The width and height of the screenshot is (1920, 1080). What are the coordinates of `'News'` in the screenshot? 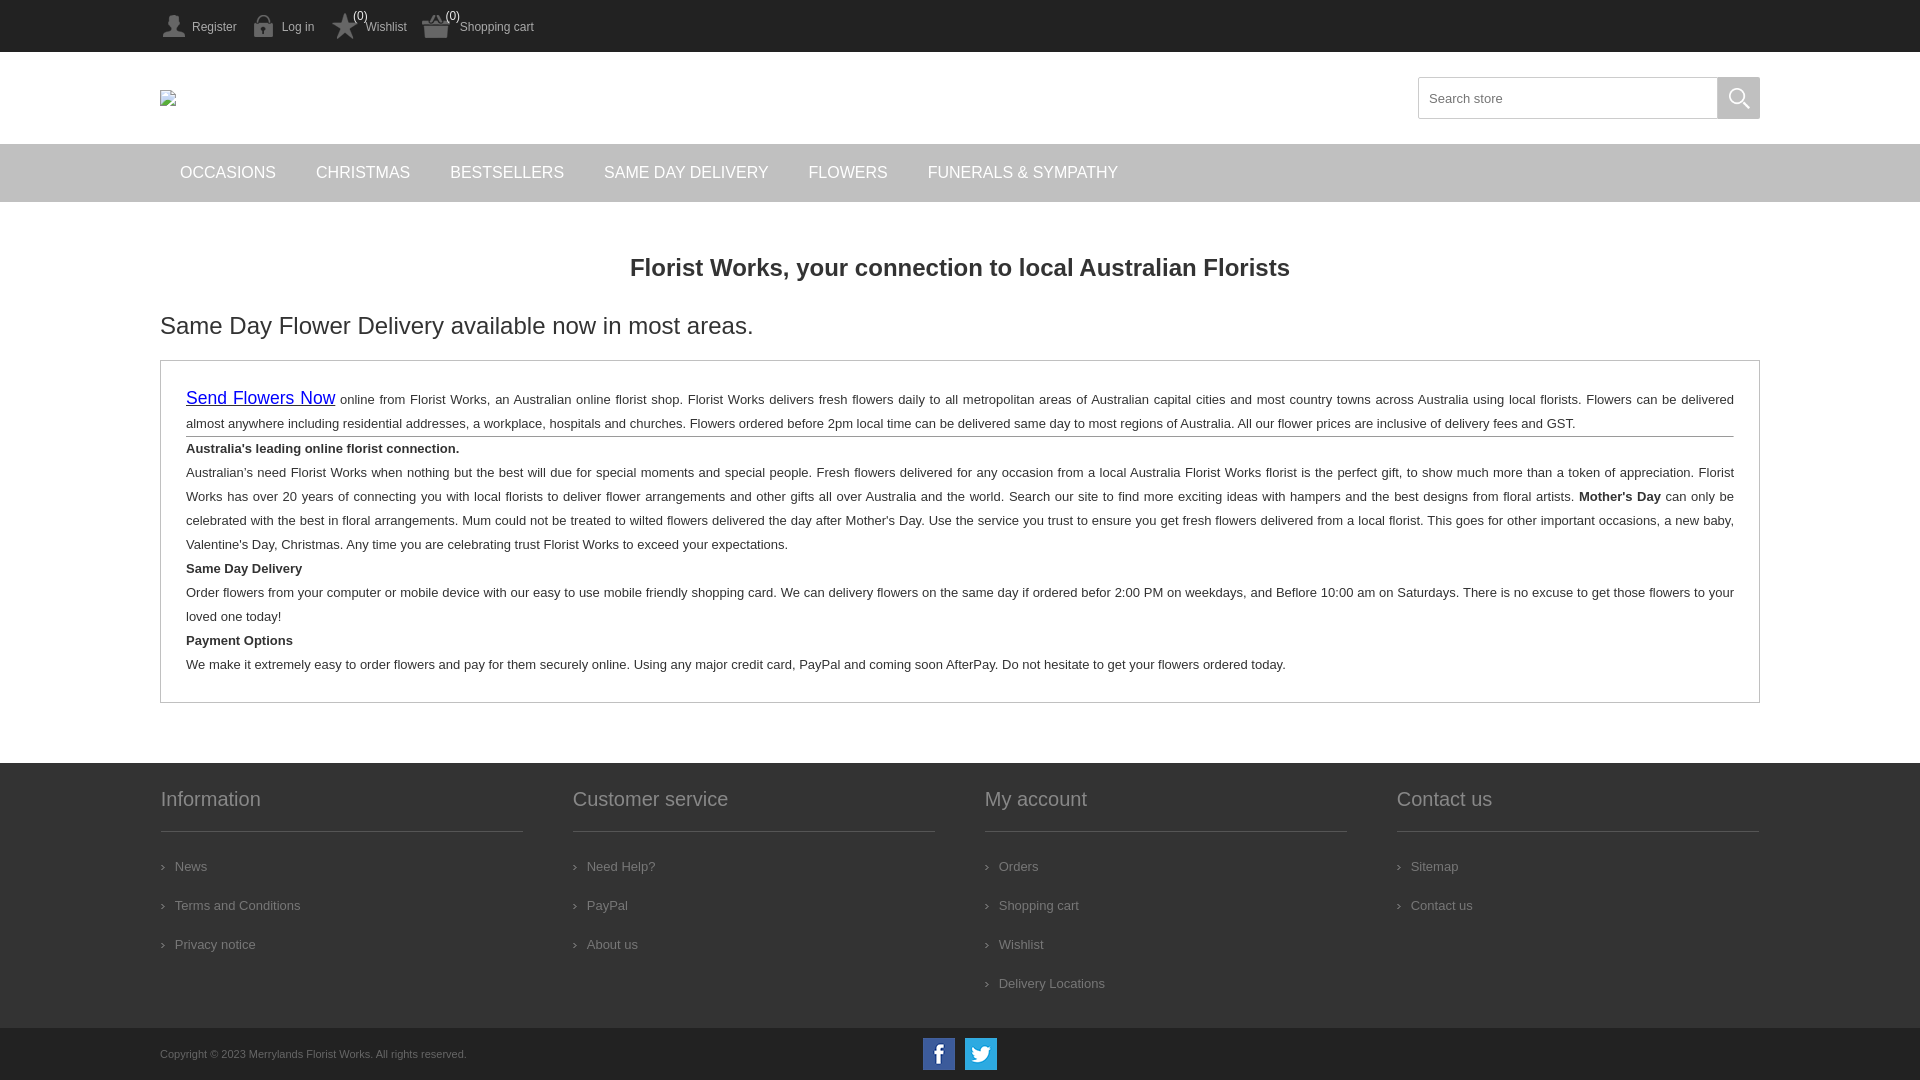 It's located at (161, 865).